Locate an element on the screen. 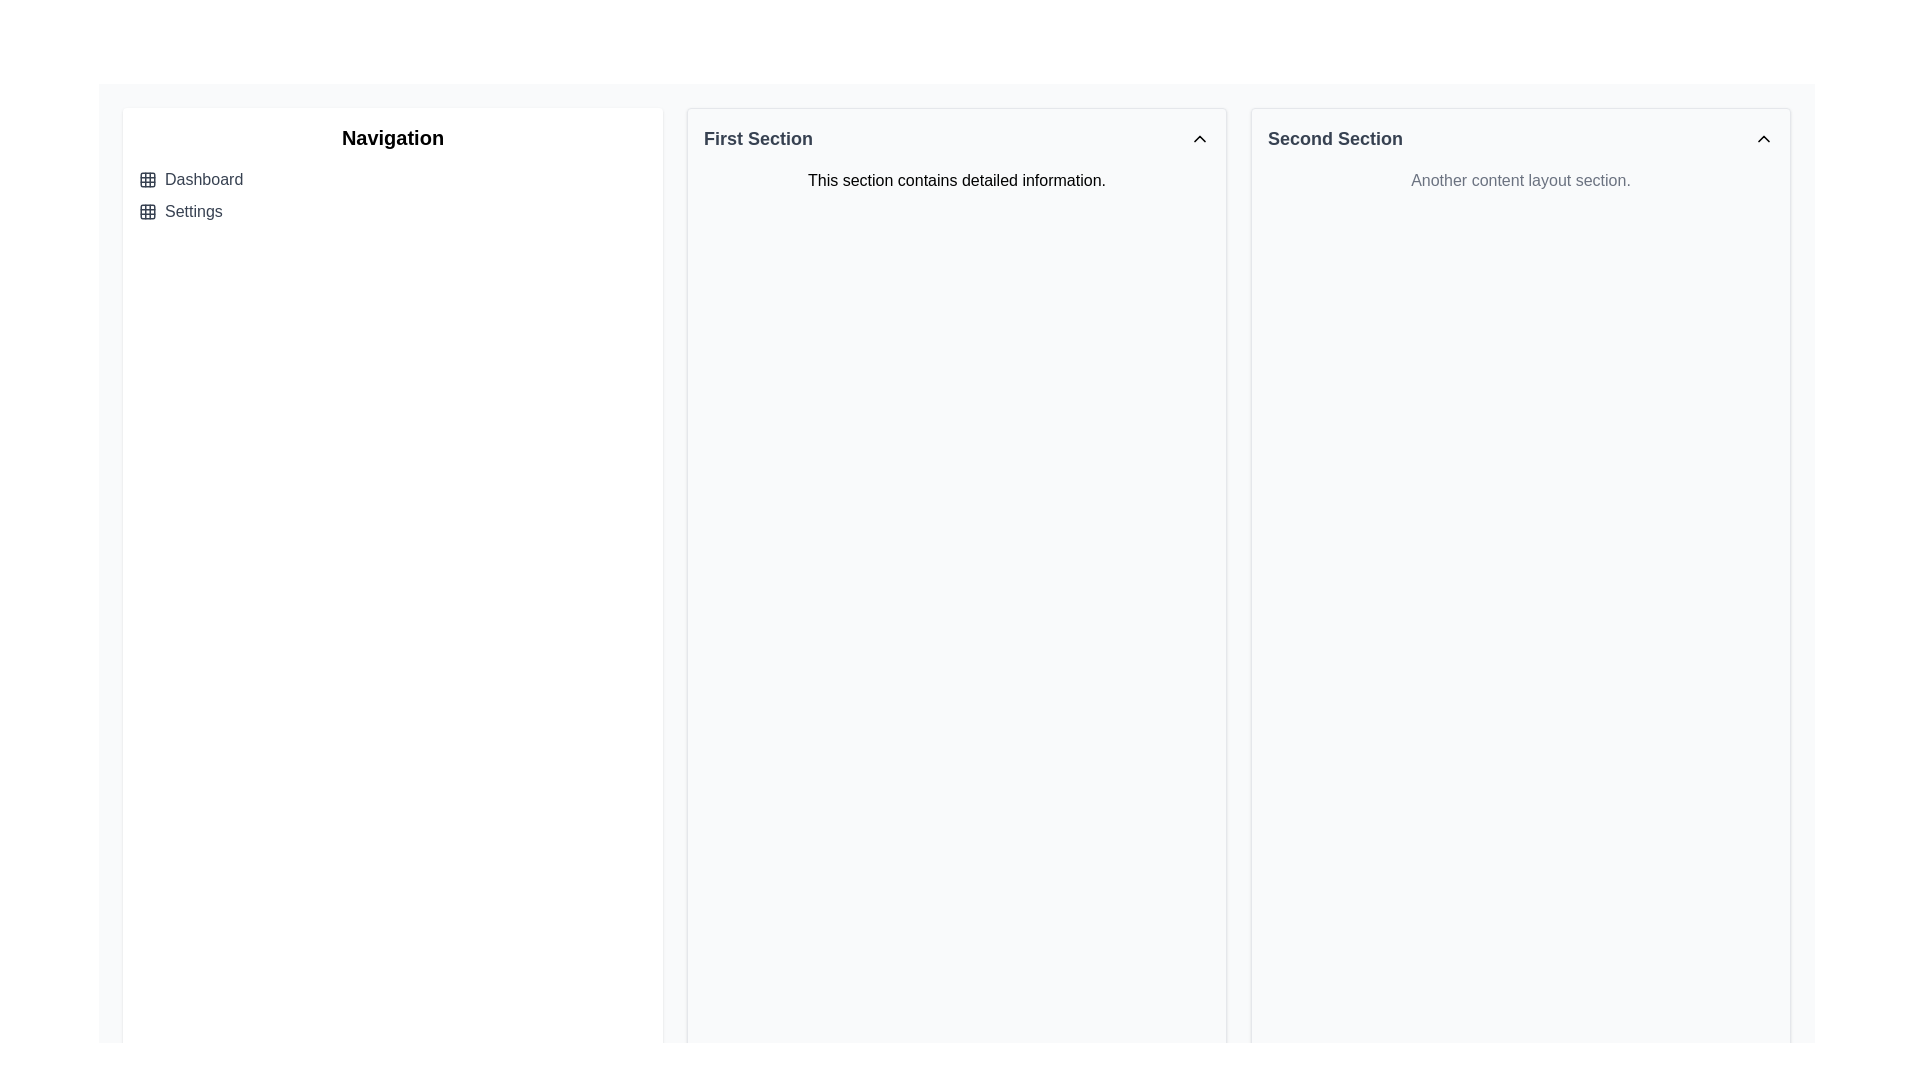 The image size is (1920, 1080). the collapse icon located at the far right of the 'First Section' area to hide its content is located at coordinates (1200, 137).